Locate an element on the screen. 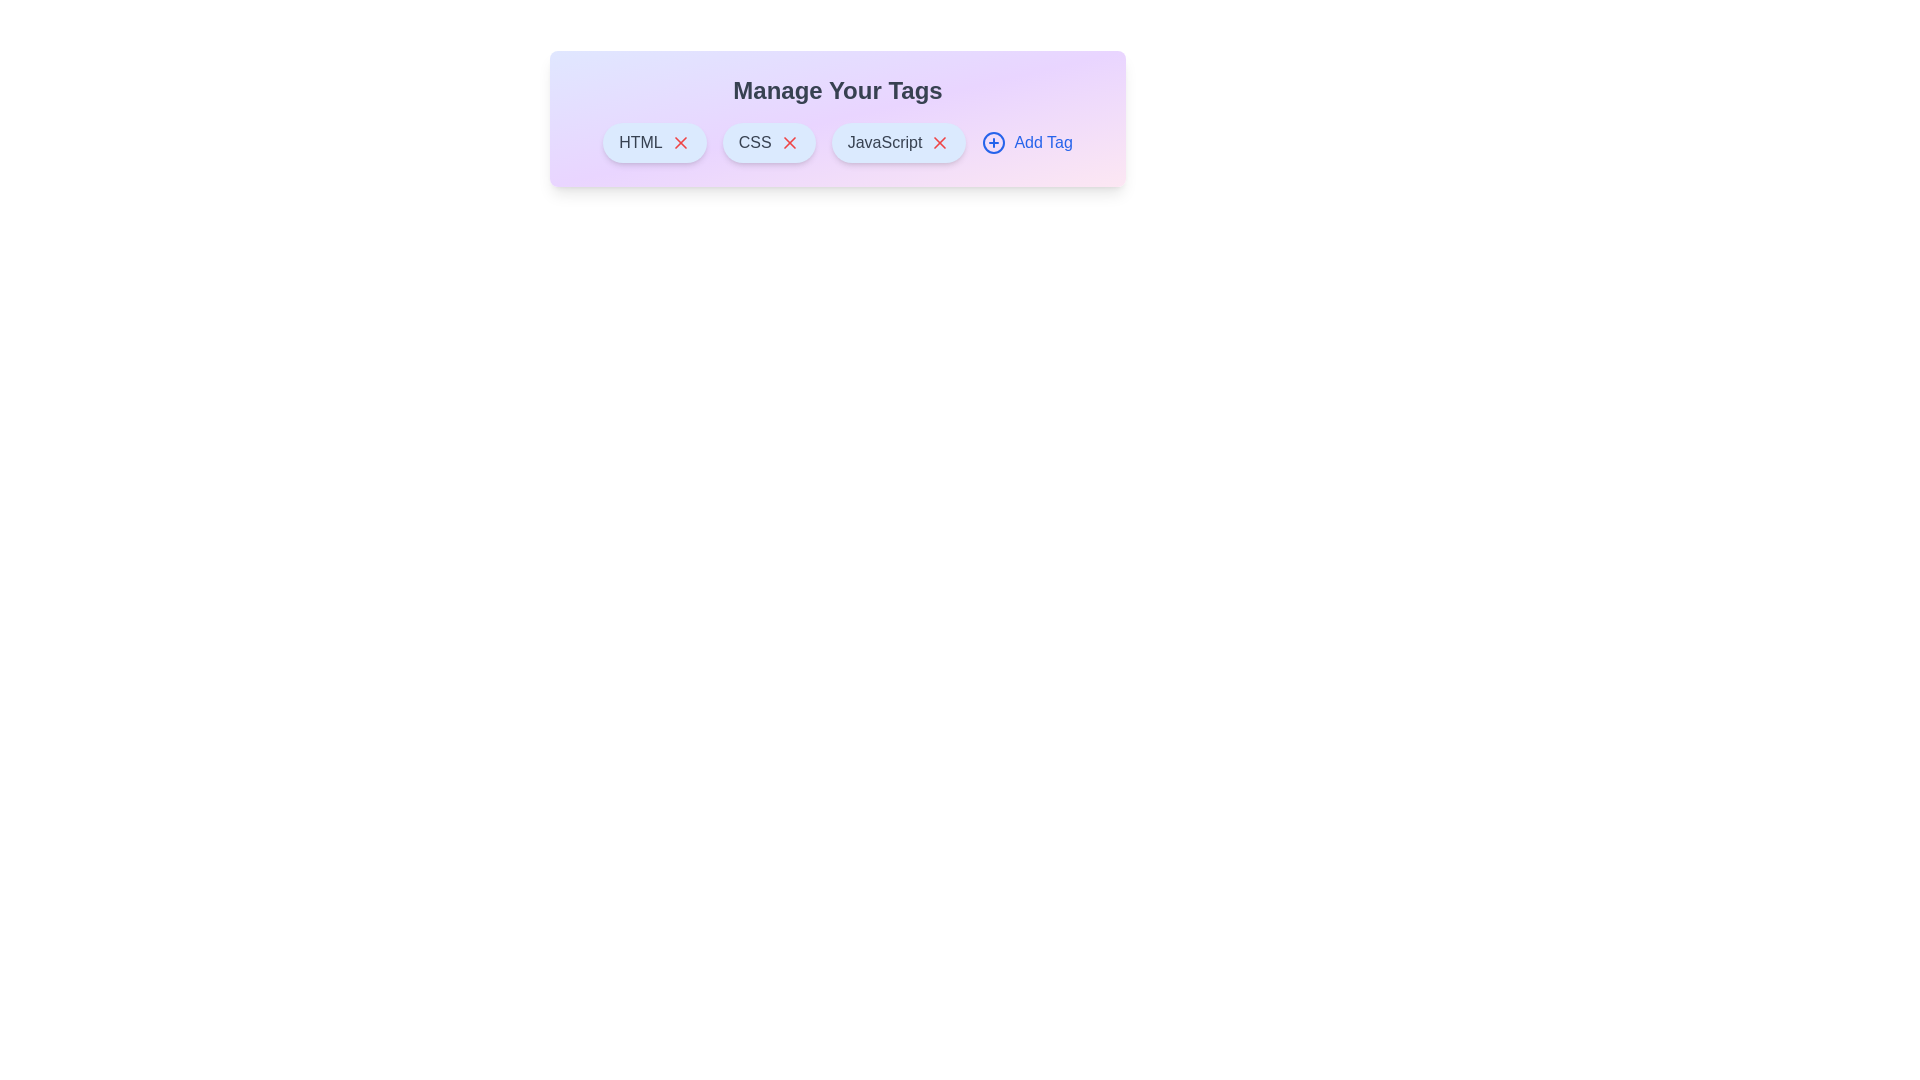 Image resolution: width=1920 pixels, height=1080 pixels. the 'Add Tag' button to add a new tag is located at coordinates (1027, 141).